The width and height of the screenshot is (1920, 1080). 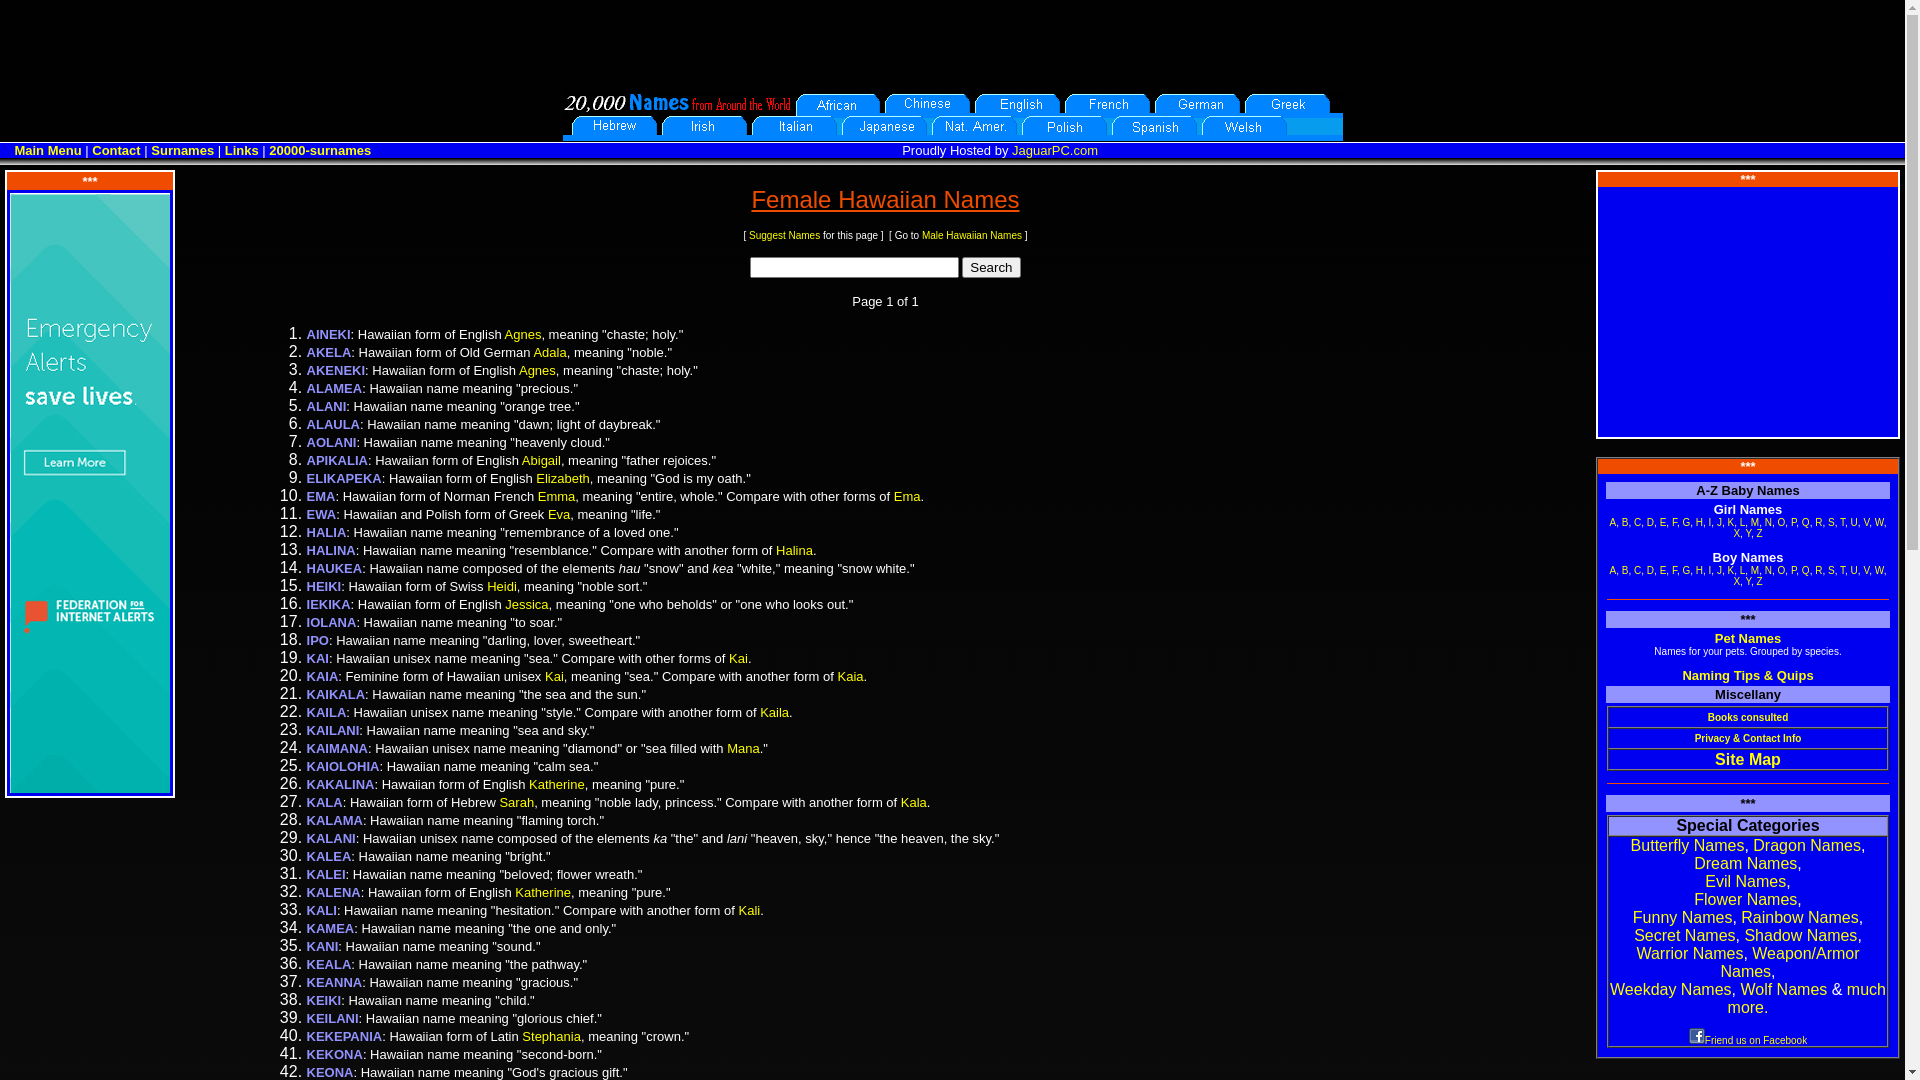 What do you see at coordinates (1799, 917) in the screenshot?
I see `'Rainbow Names'` at bounding box center [1799, 917].